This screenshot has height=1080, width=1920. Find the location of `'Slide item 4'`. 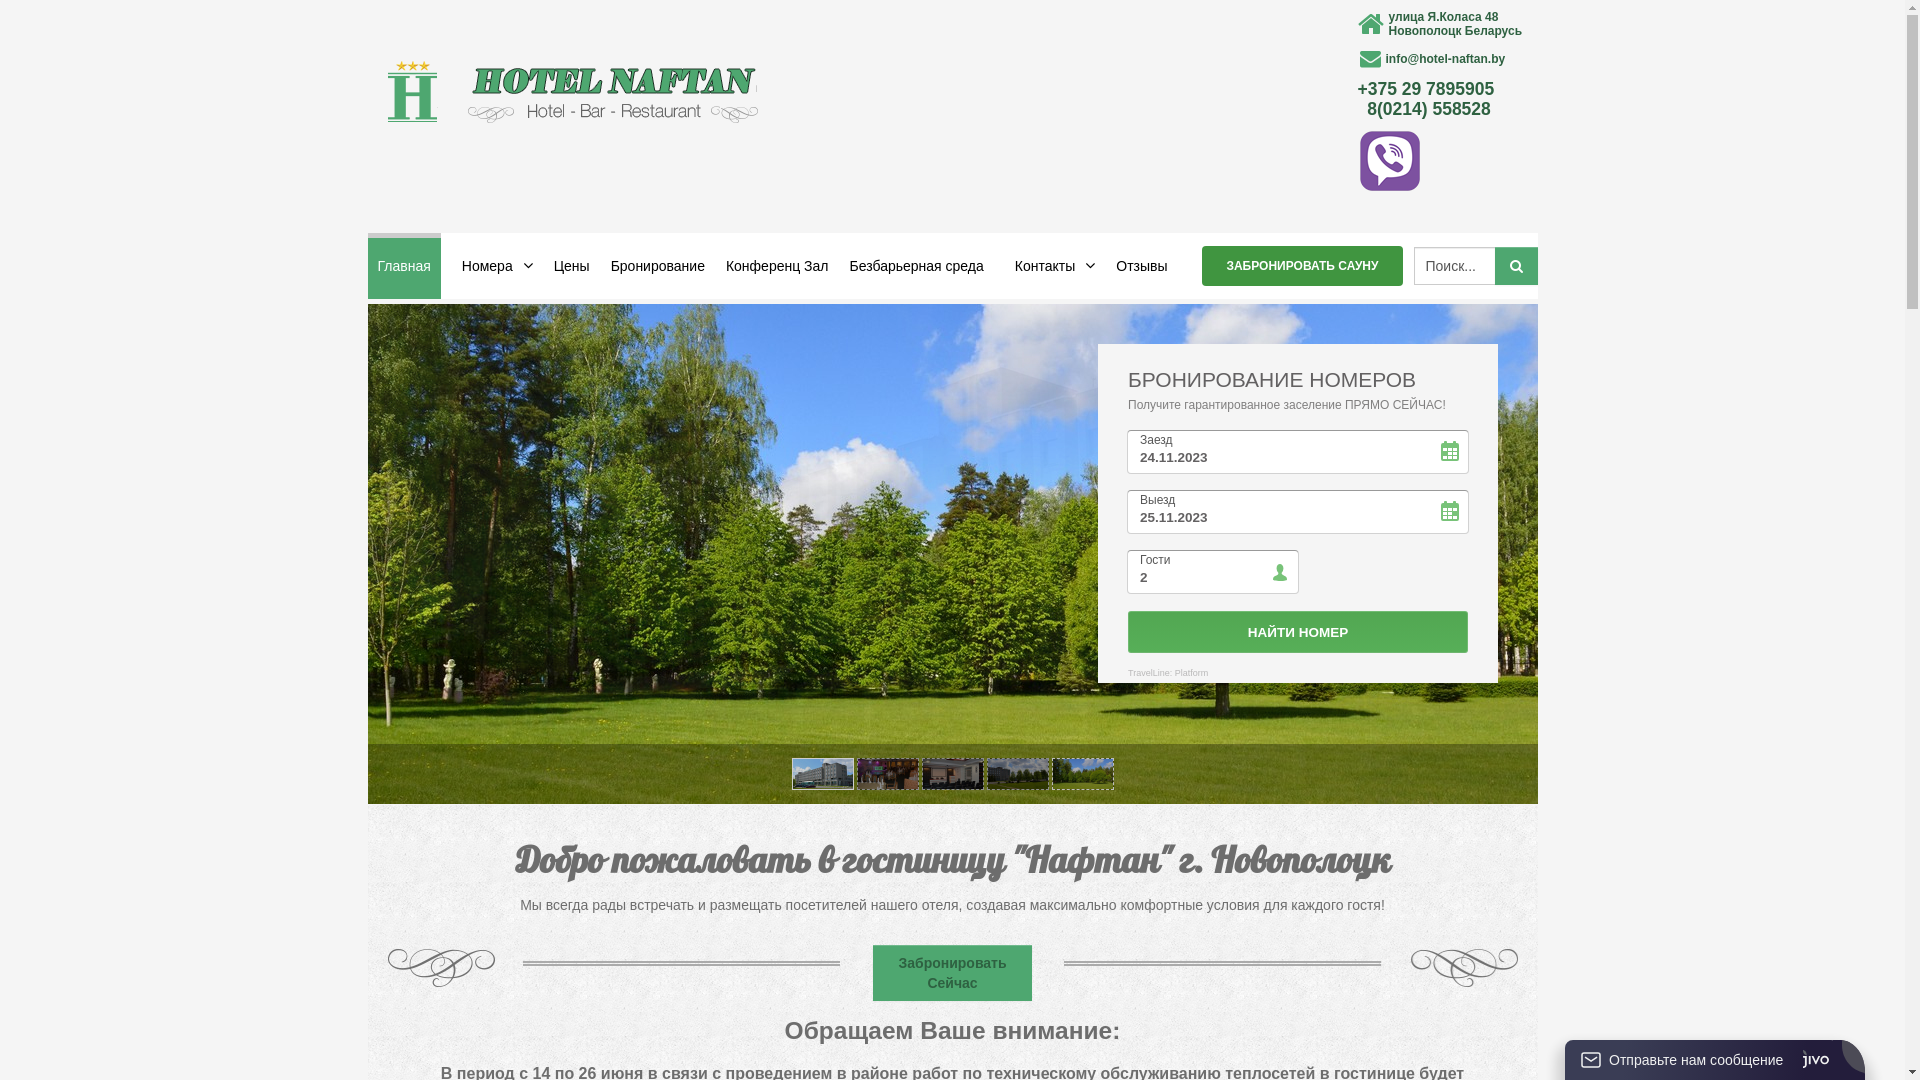

'Slide item 4' is located at coordinates (1017, 773).